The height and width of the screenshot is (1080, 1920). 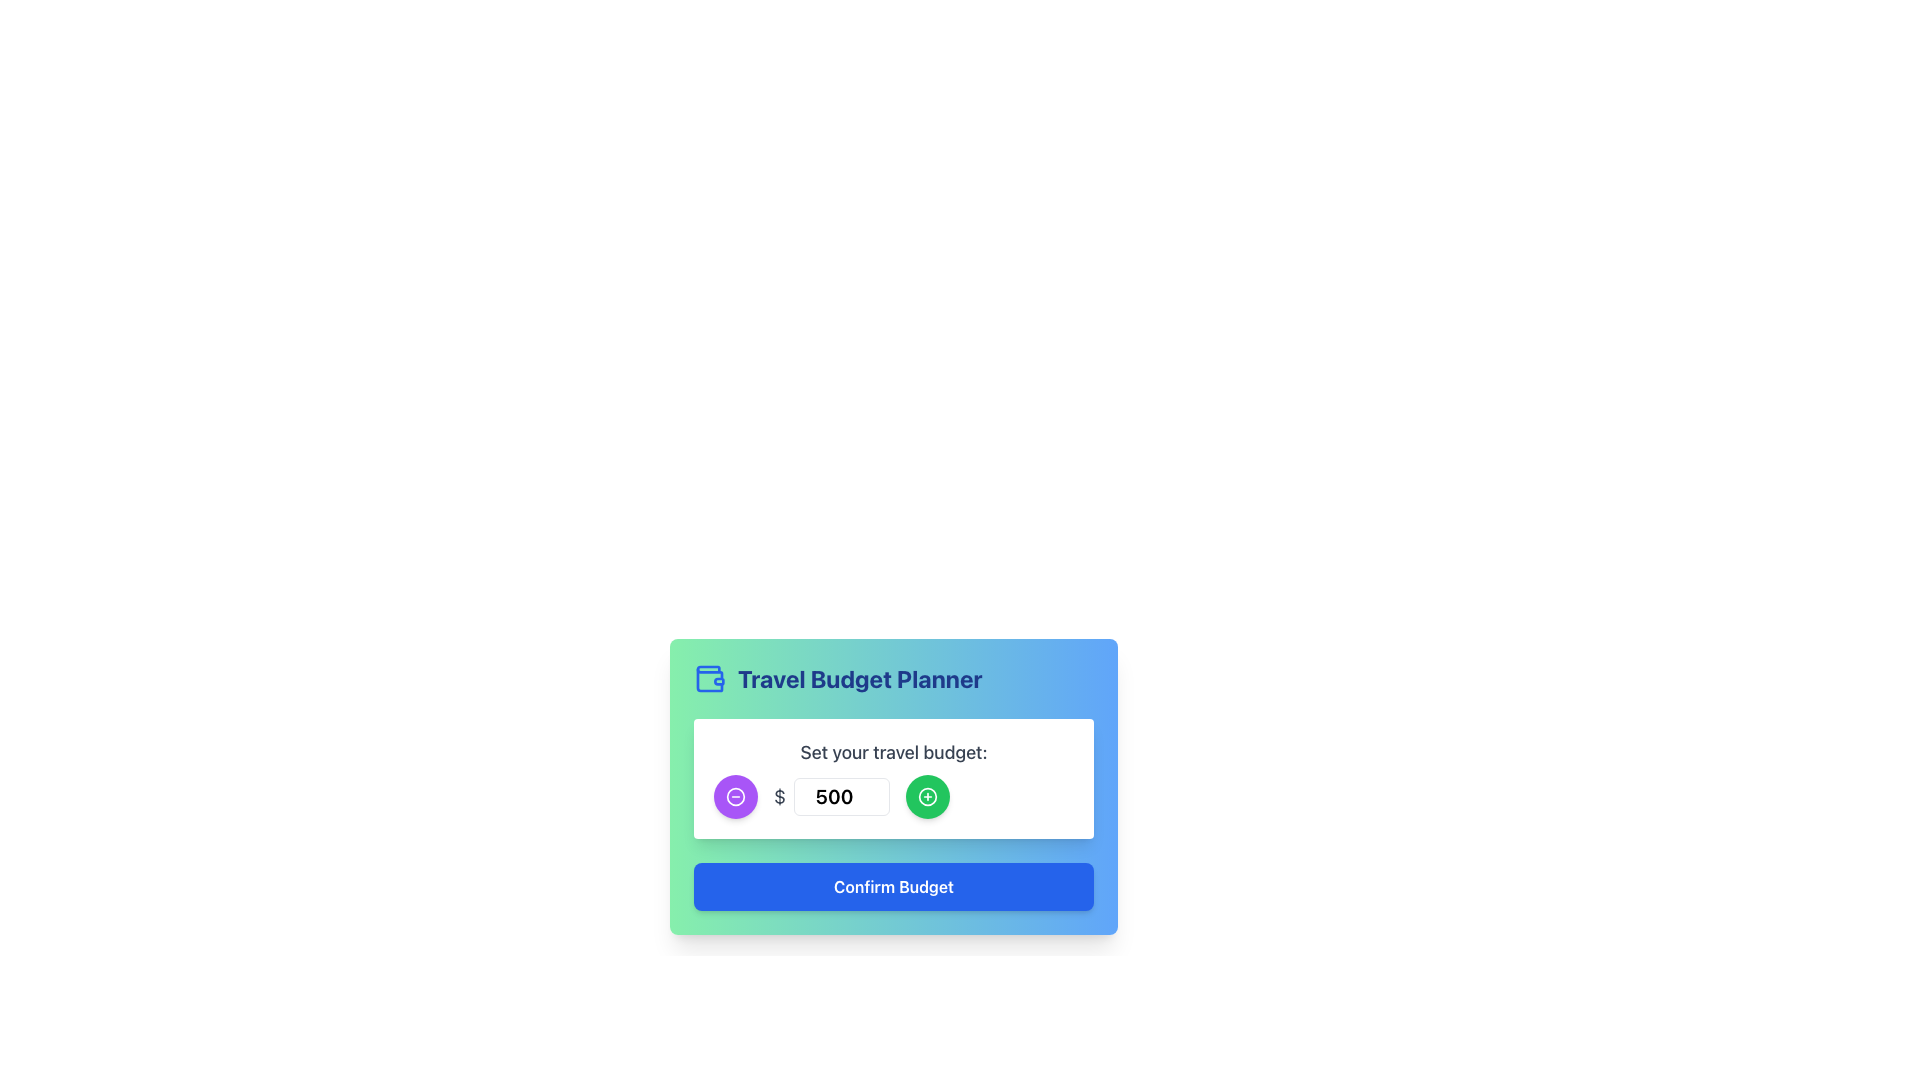 I want to click on the first button in the horizontal row to the left of the numeric input field under the 'Set your travel budget:' section to decrease the value, so click(x=734, y=796).